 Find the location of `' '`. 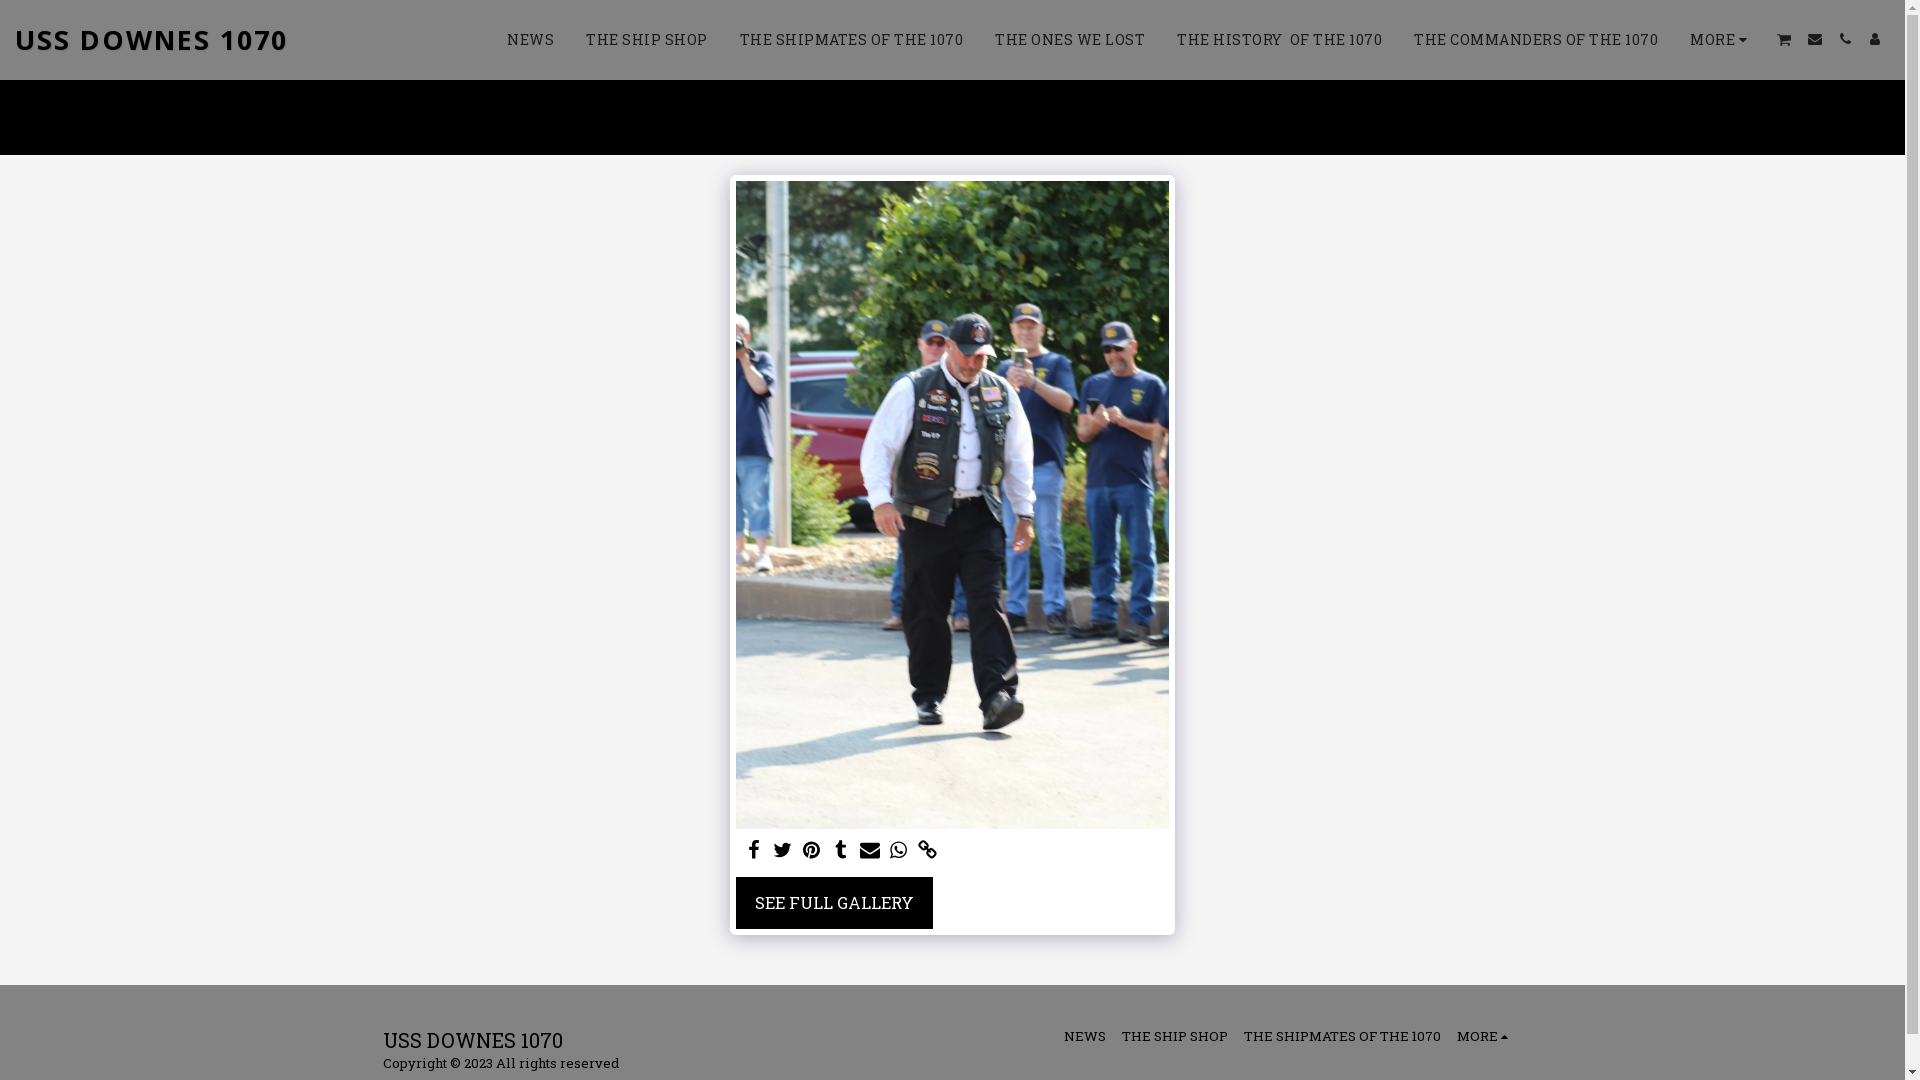

' ' is located at coordinates (1874, 38).